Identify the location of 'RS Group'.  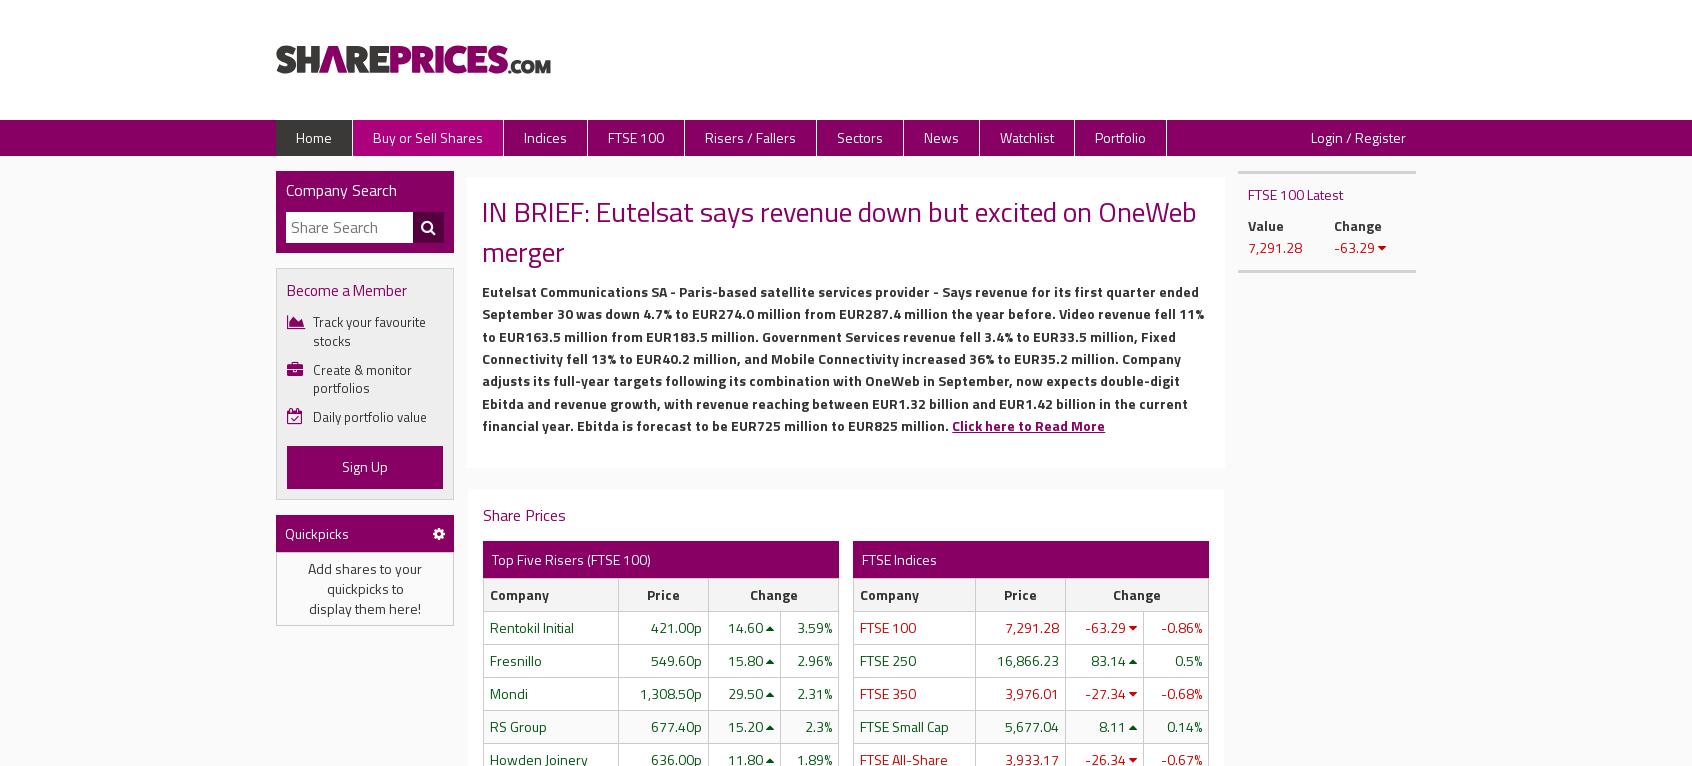
(518, 724).